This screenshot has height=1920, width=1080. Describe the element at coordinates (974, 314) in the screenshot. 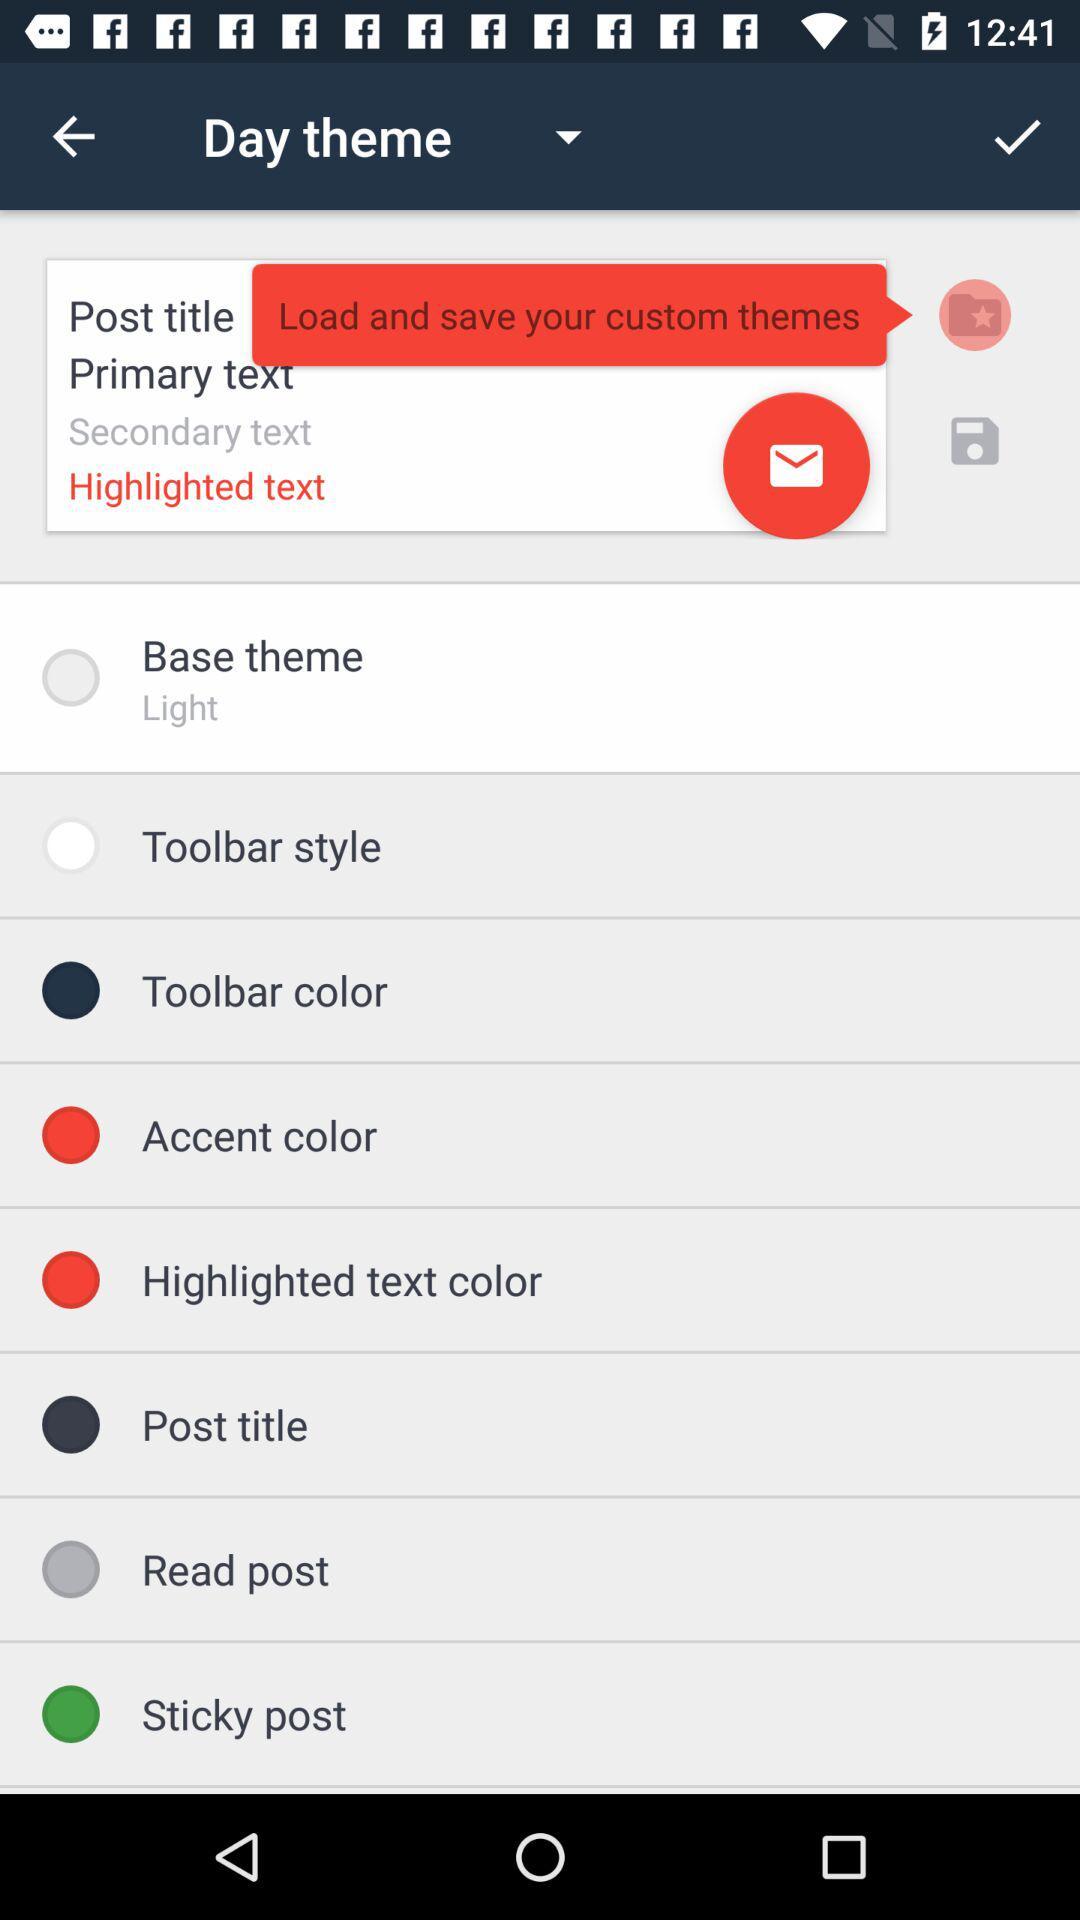

I see `the folder icon` at that location.